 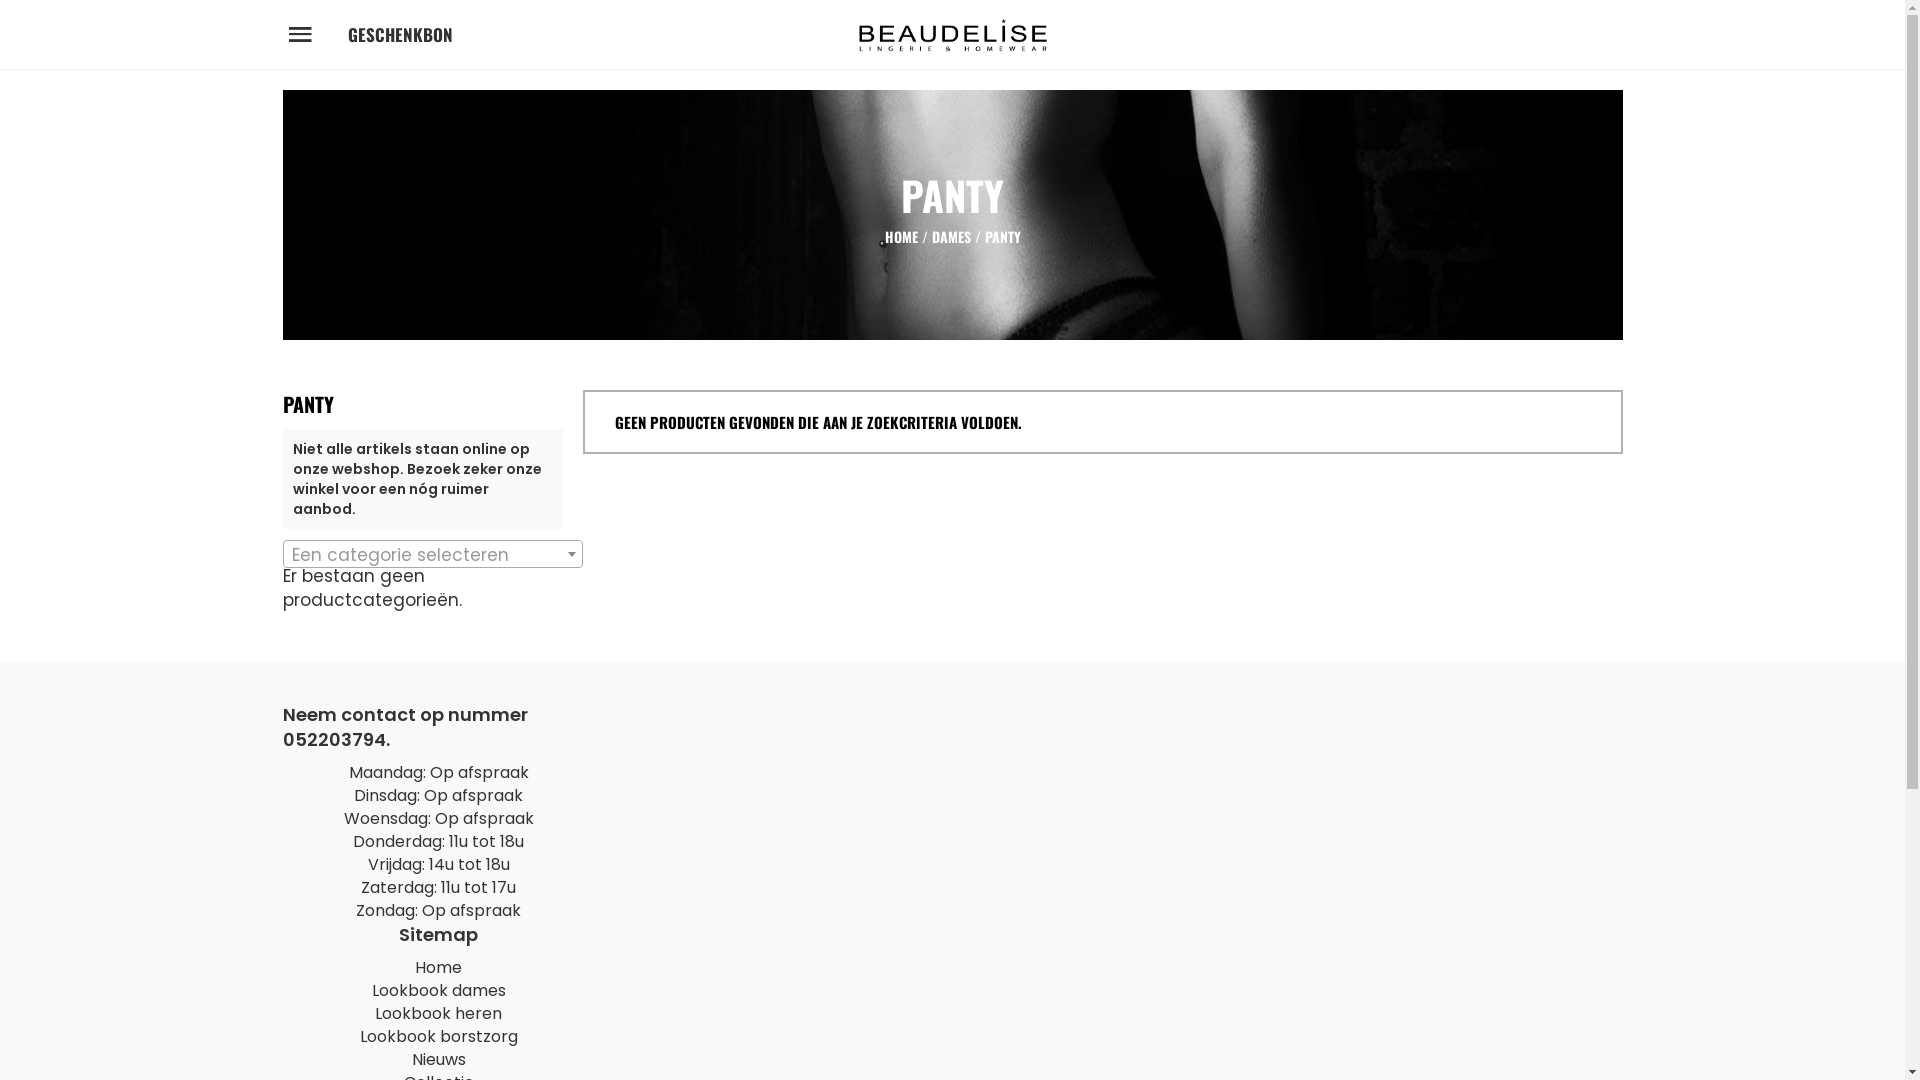 What do you see at coordinates (372, 990) in the screenshot?
I see `'Lookbook dames'` at bounding box center [372, 990].